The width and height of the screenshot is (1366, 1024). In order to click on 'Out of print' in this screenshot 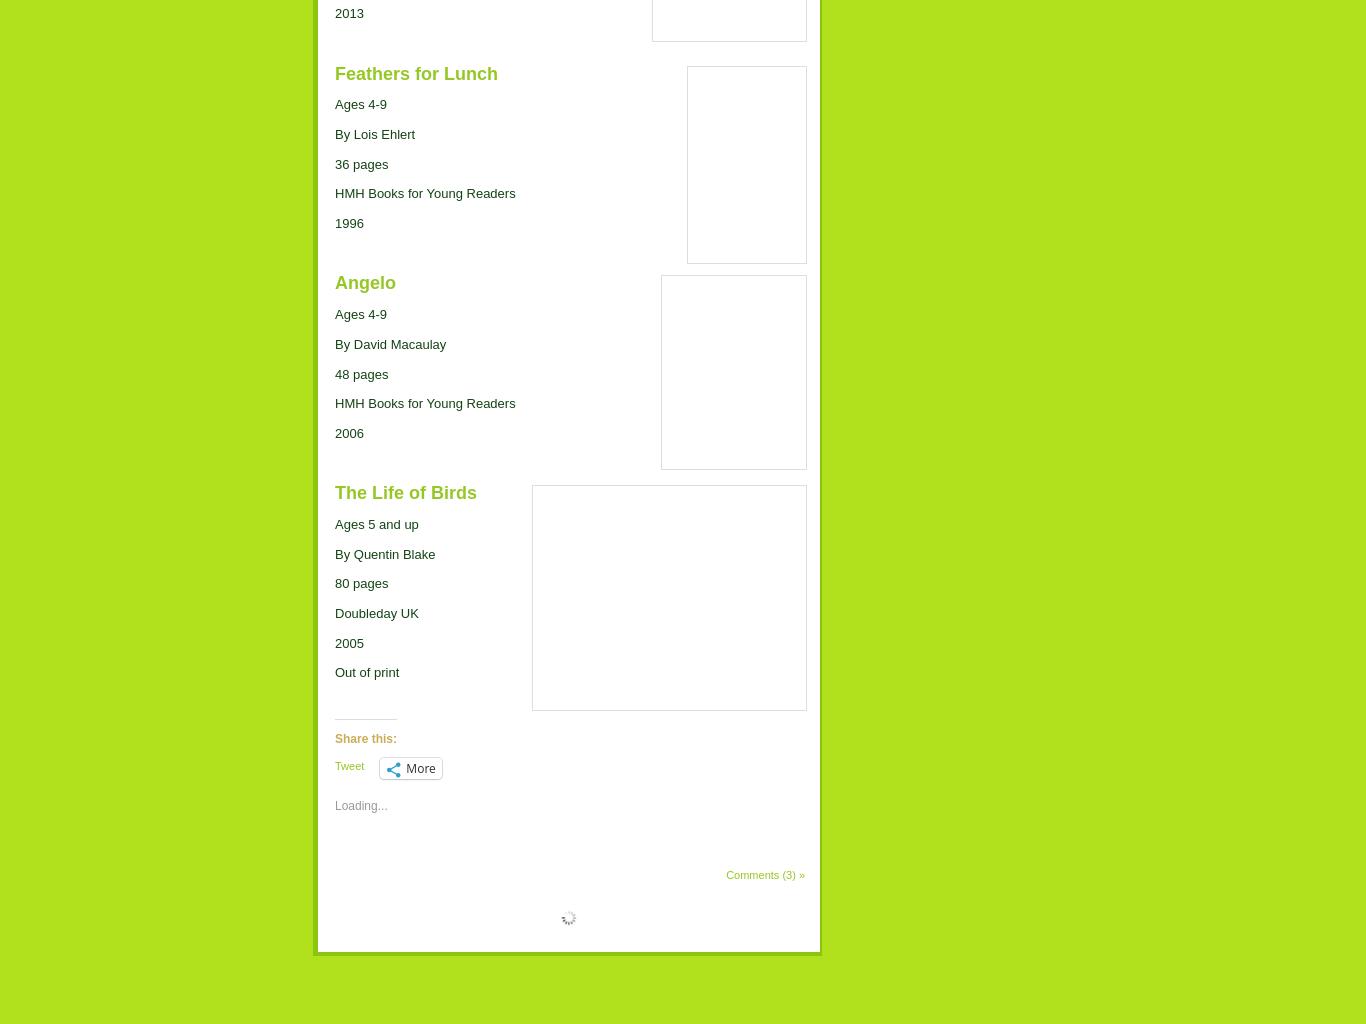, I will do `click(366, 671)`.